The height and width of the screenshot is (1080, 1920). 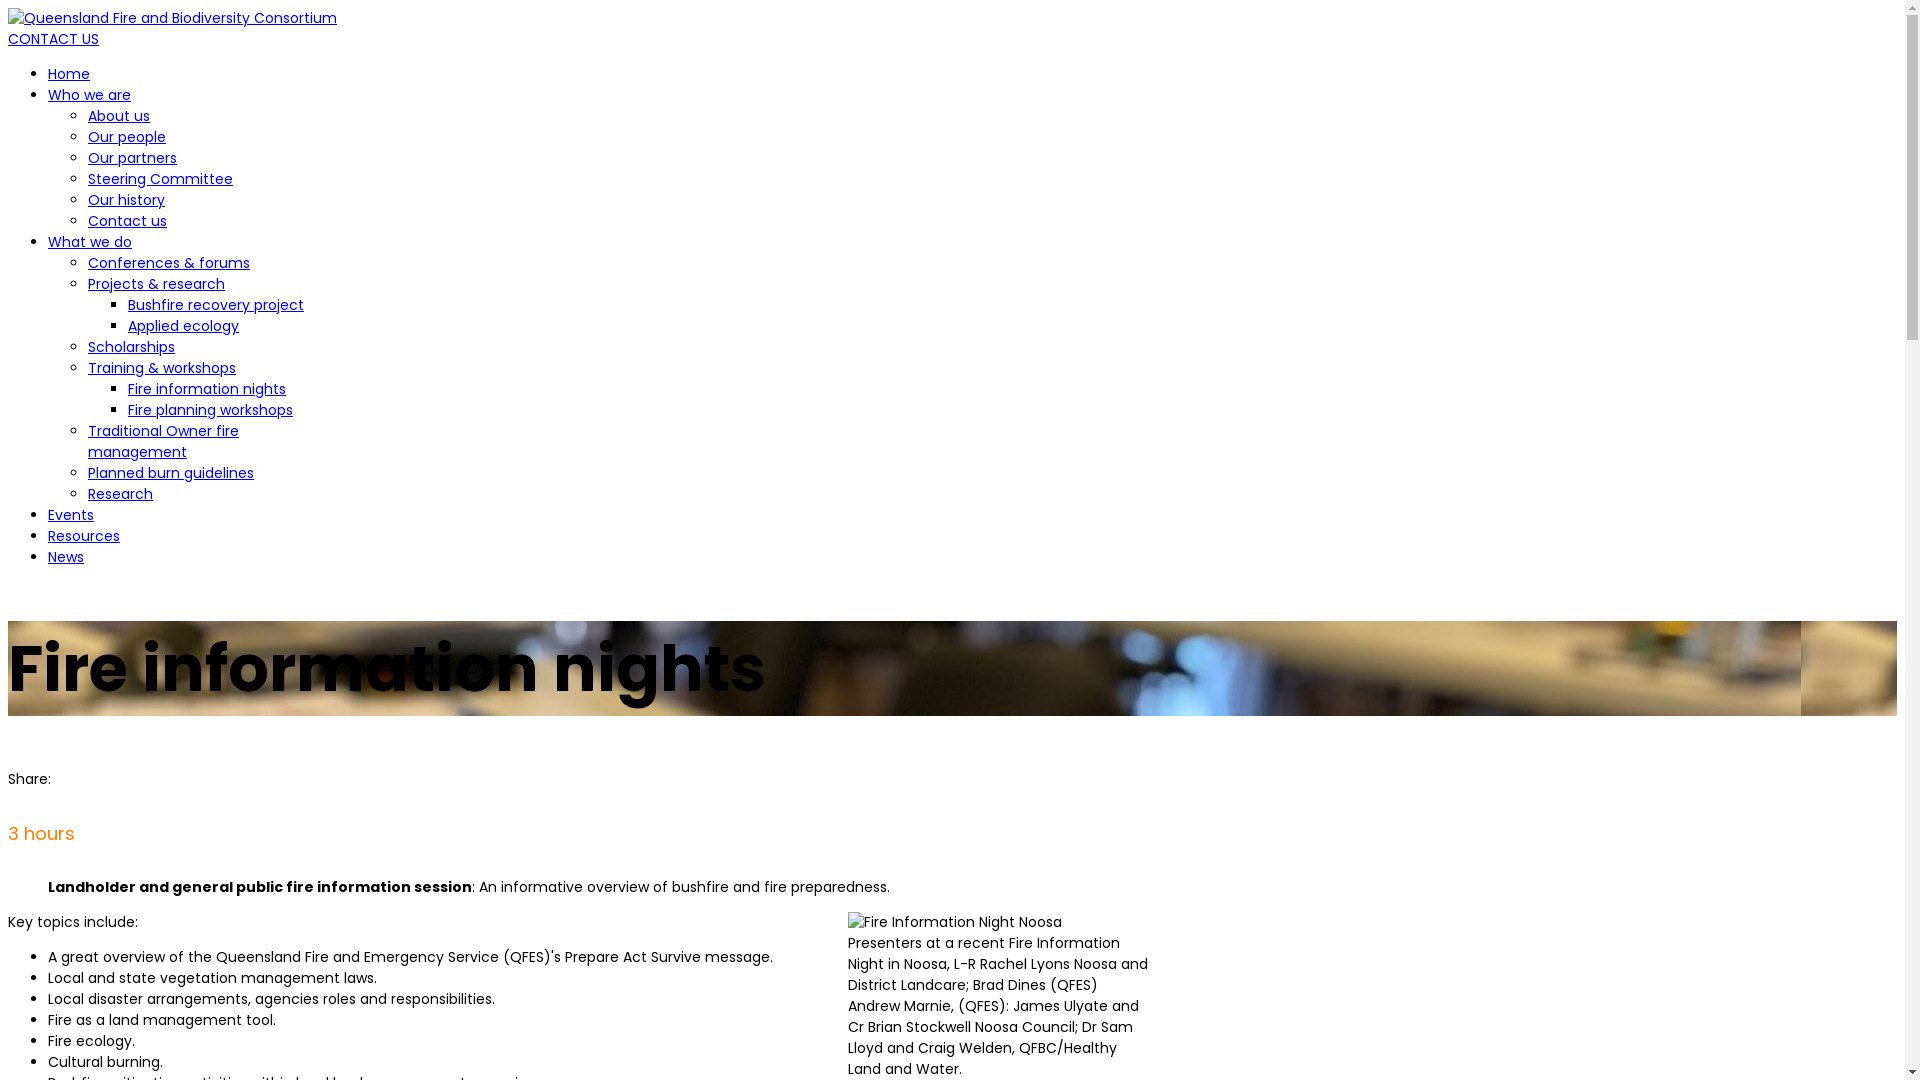 What do you see at coordinates (66, 556) in the screenshot?
I see `'News'` at bounding box center [66, 556].